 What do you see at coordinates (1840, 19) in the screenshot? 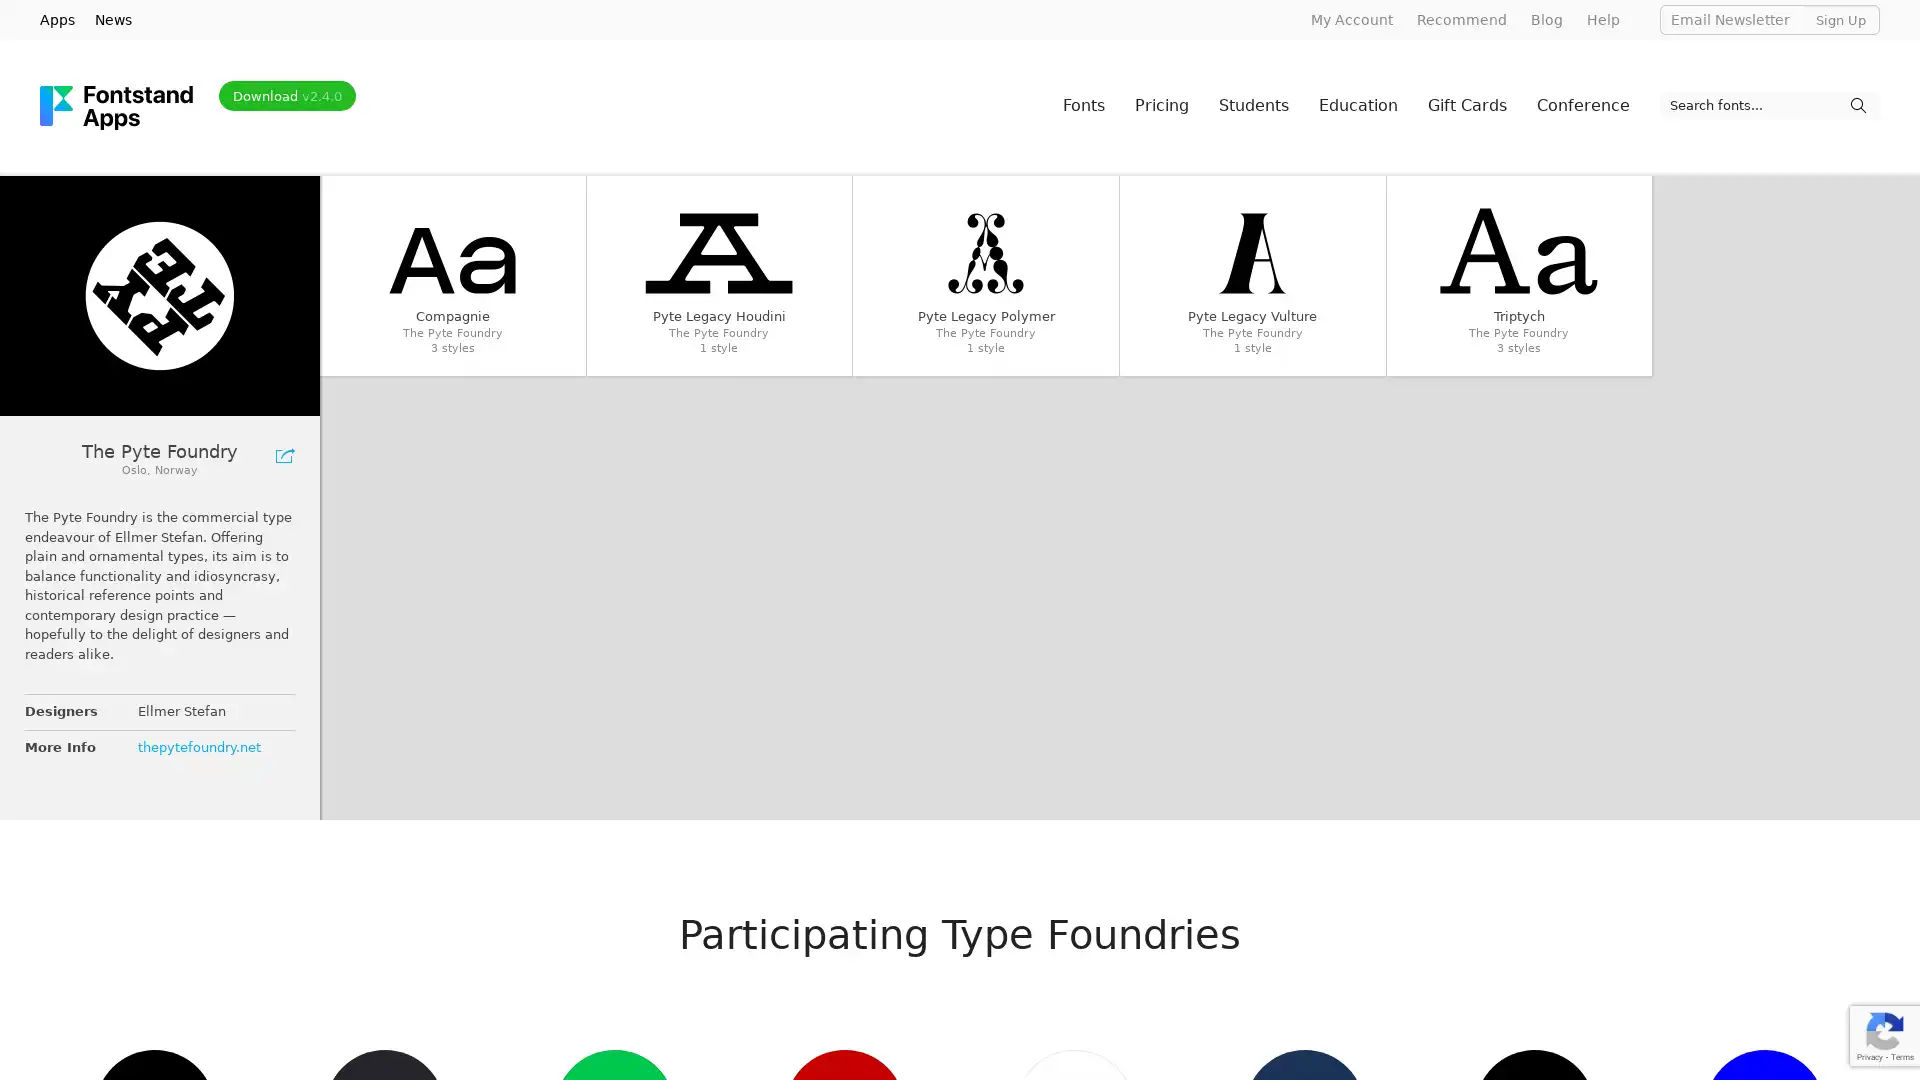
I see `Sign Up` at bounding box center [1840, 19].